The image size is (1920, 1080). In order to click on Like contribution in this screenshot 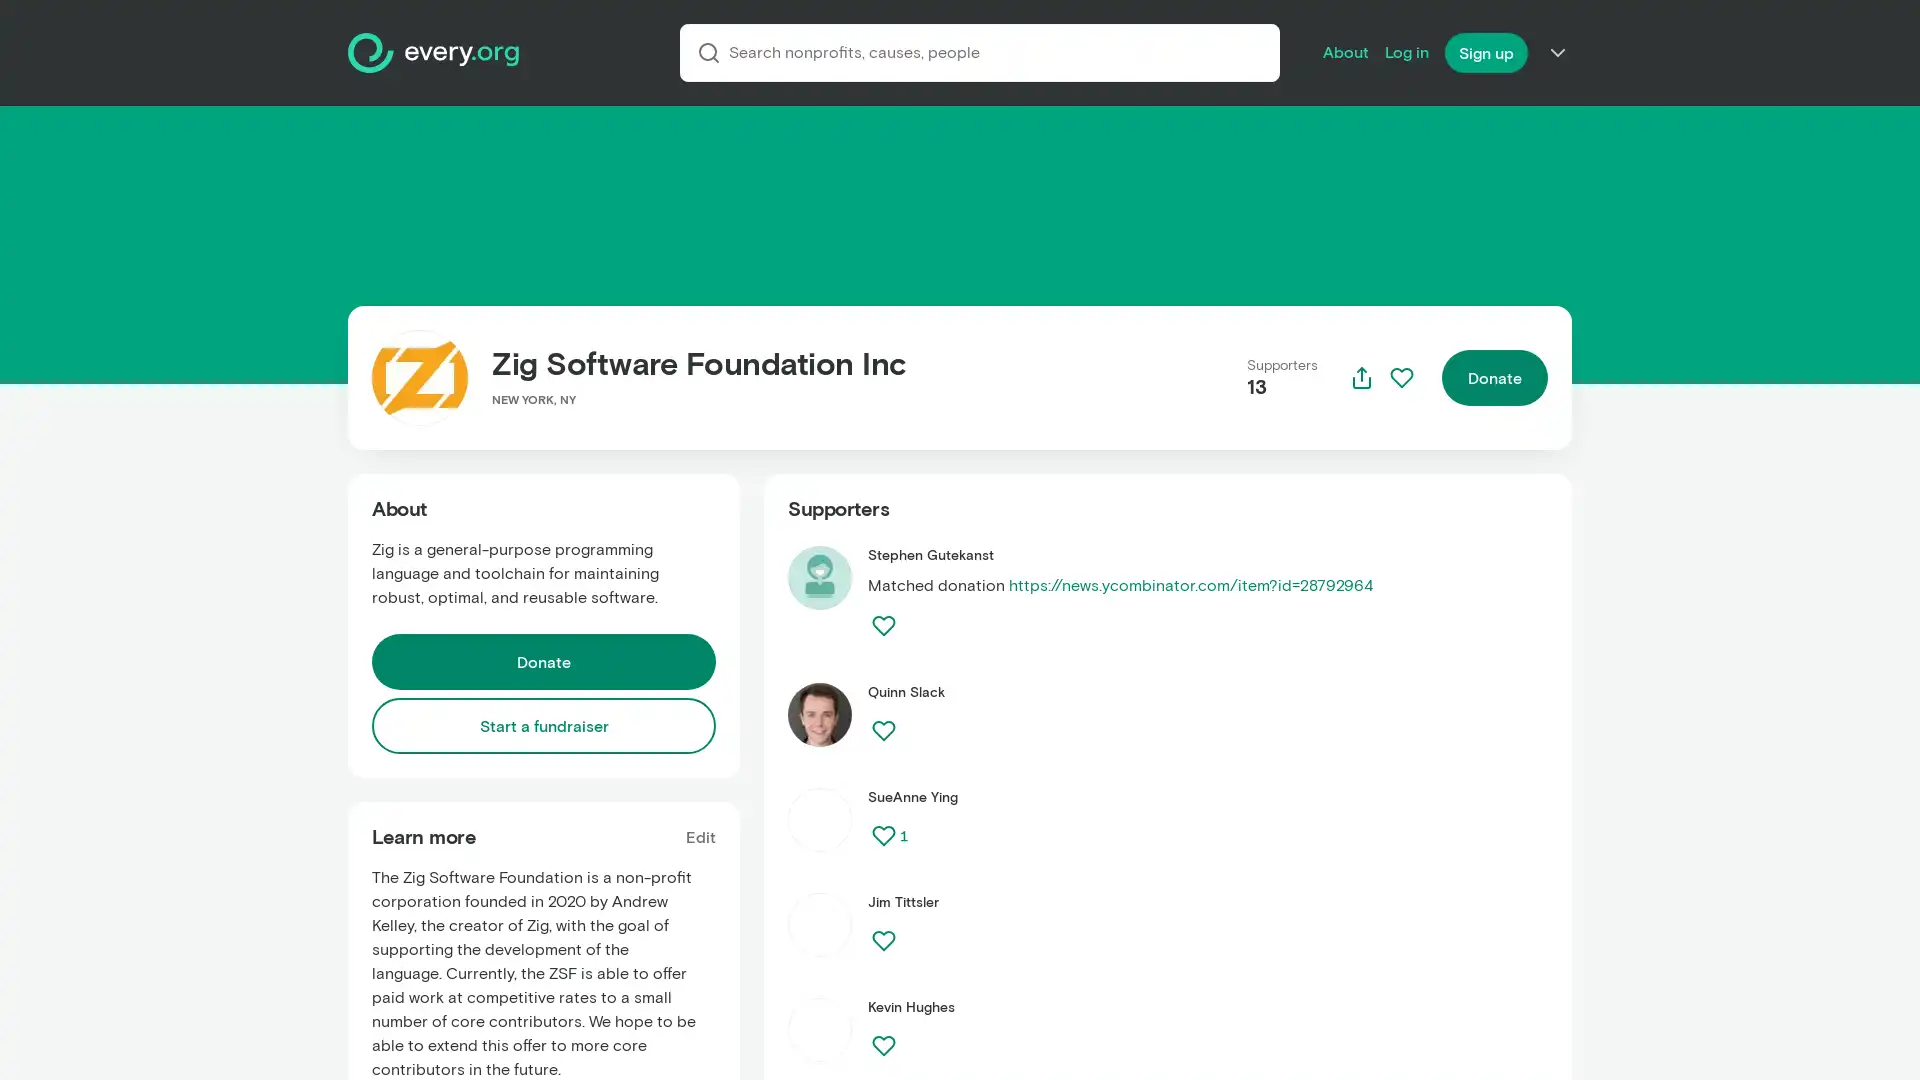, I will do `click(882, 731)`.